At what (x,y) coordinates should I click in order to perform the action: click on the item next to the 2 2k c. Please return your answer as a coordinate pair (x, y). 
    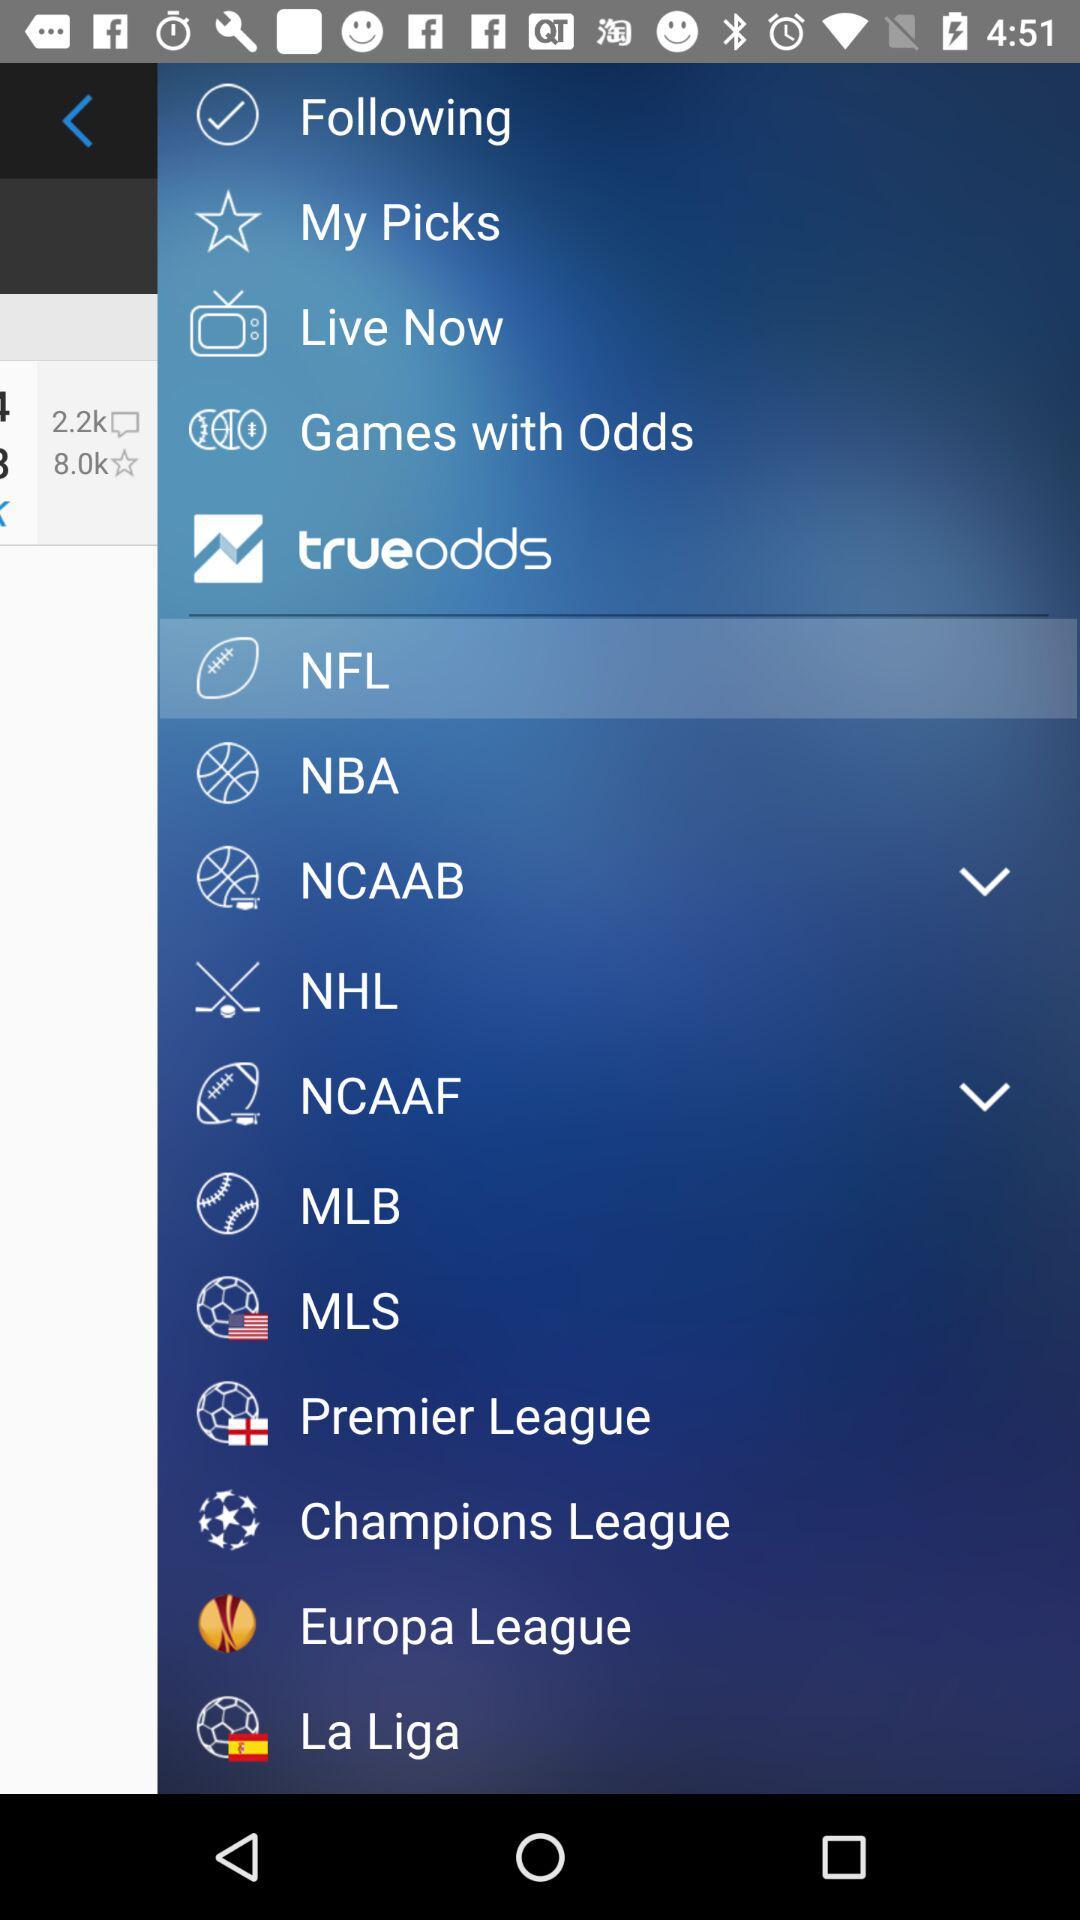
    Looking at the image, I should click on (227, 548).